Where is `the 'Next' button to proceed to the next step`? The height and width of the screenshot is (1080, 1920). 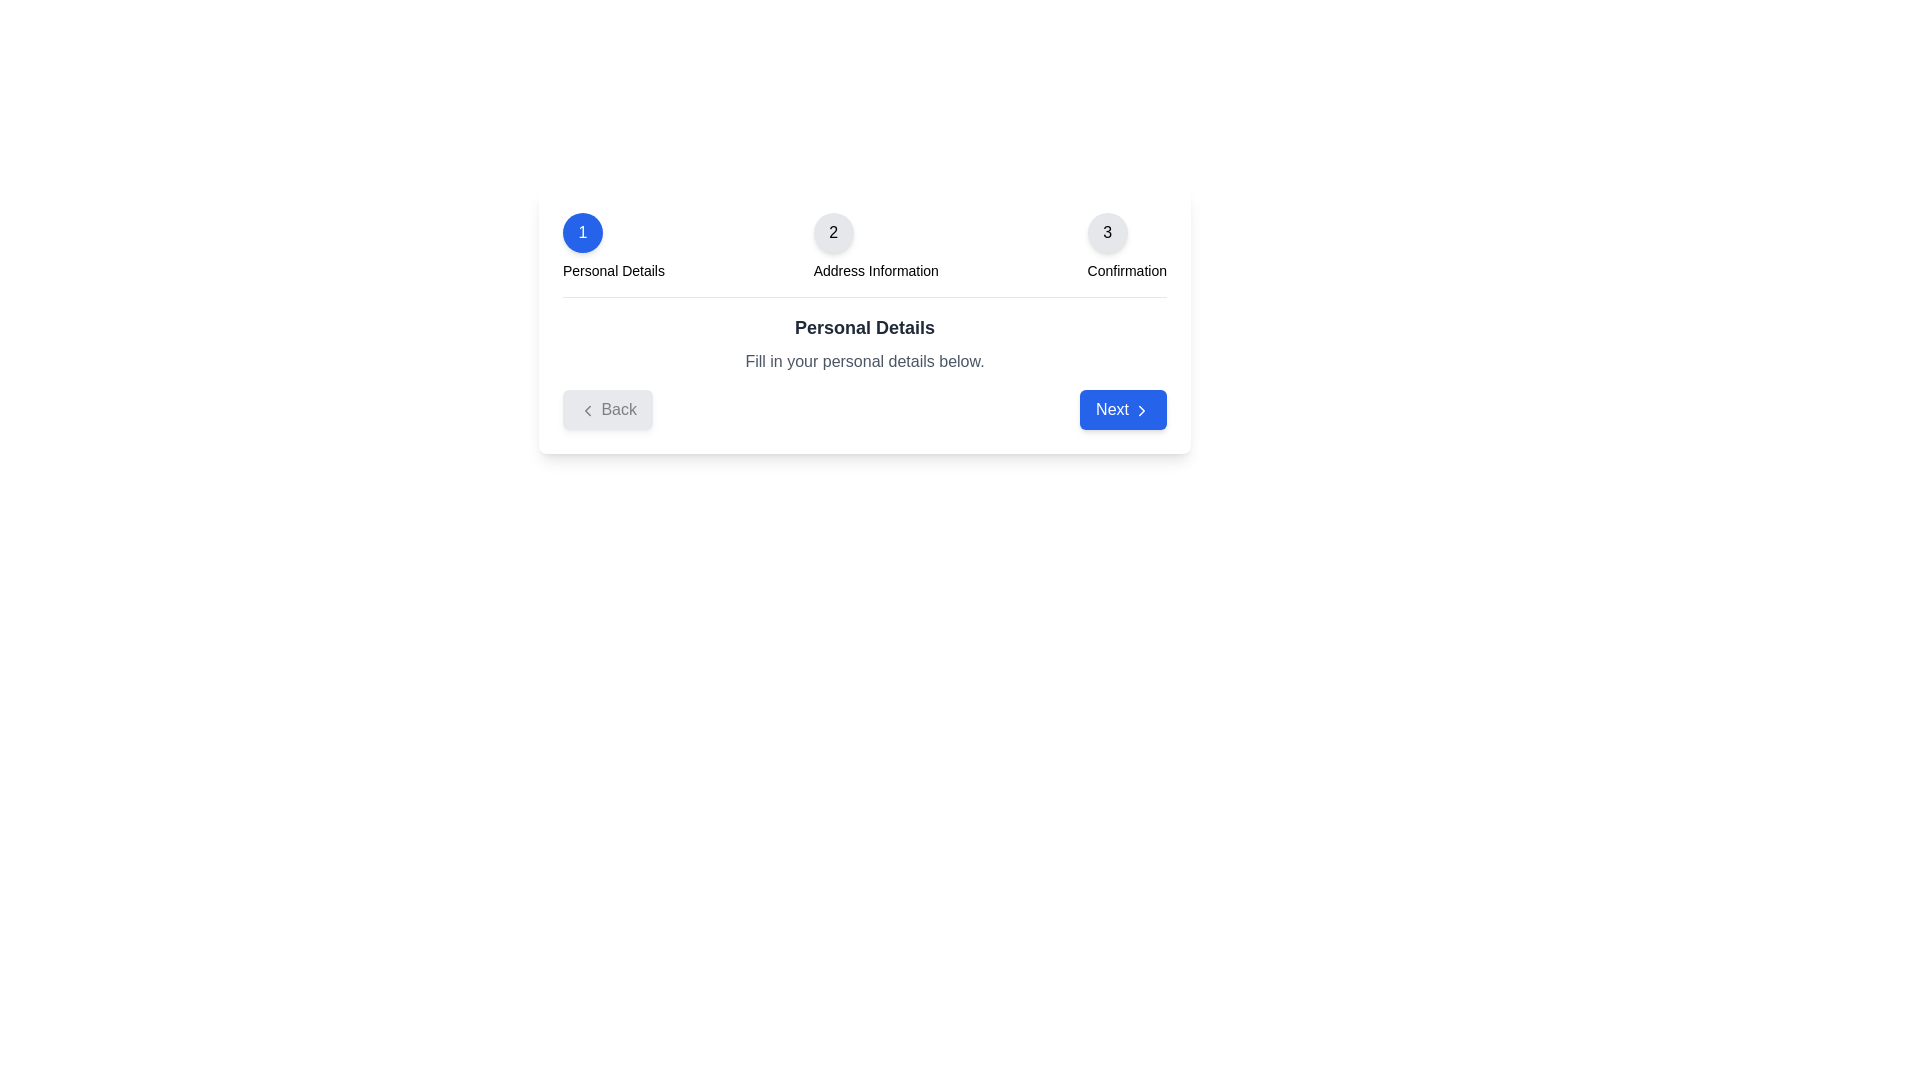
the 'Next' button to proceed to the next step is located at coordinates (1123, 408).